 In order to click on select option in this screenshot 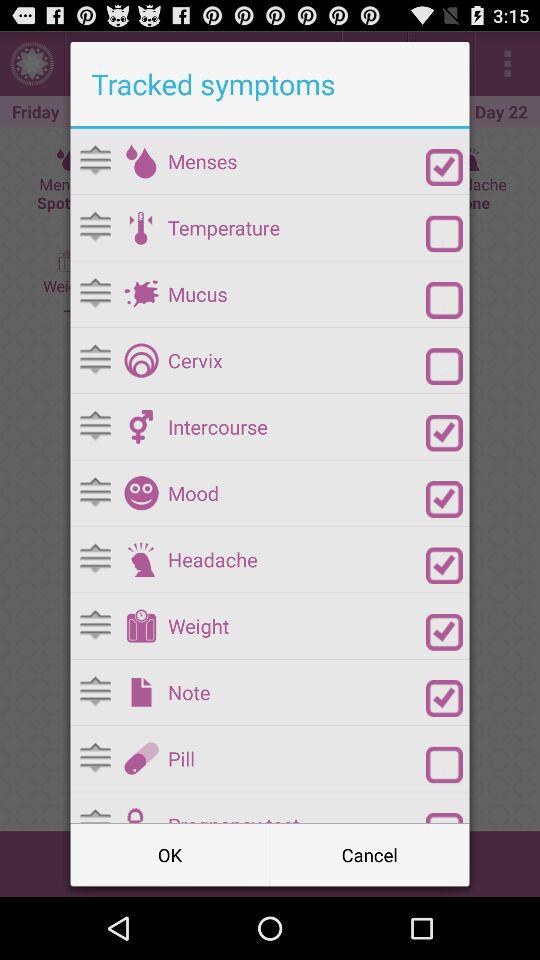, I will do `click(444, 498)`.